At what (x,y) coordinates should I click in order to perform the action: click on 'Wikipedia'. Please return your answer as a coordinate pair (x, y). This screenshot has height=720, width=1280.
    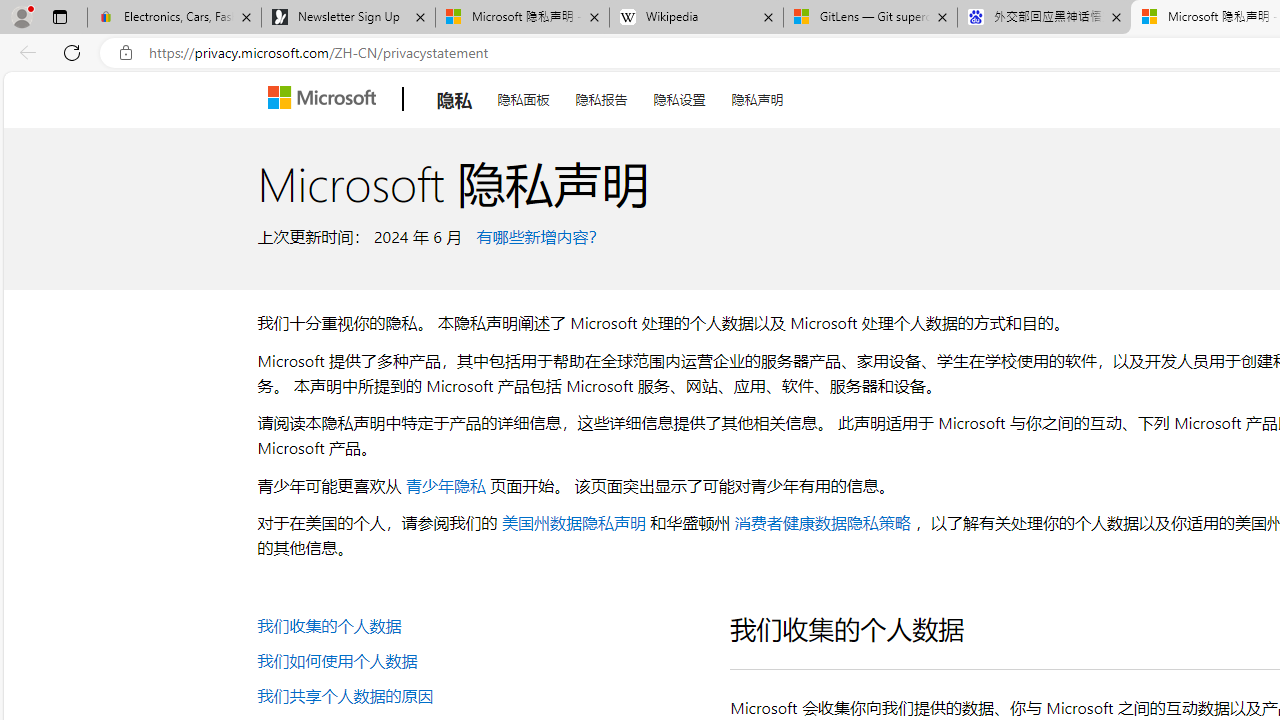
    Looking at the image, I should click on (696, 17).